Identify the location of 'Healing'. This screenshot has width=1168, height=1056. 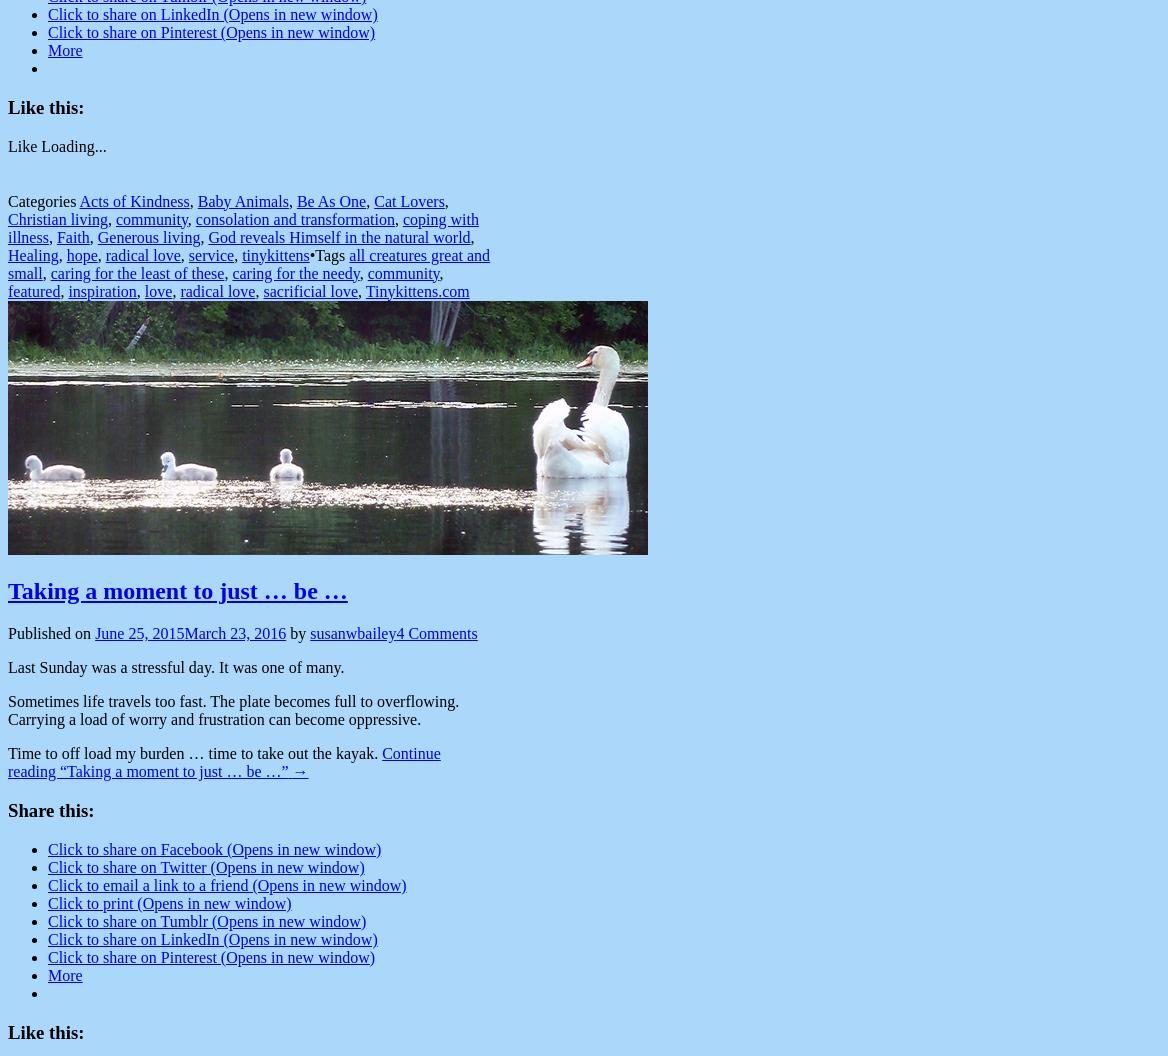
(33, 253).